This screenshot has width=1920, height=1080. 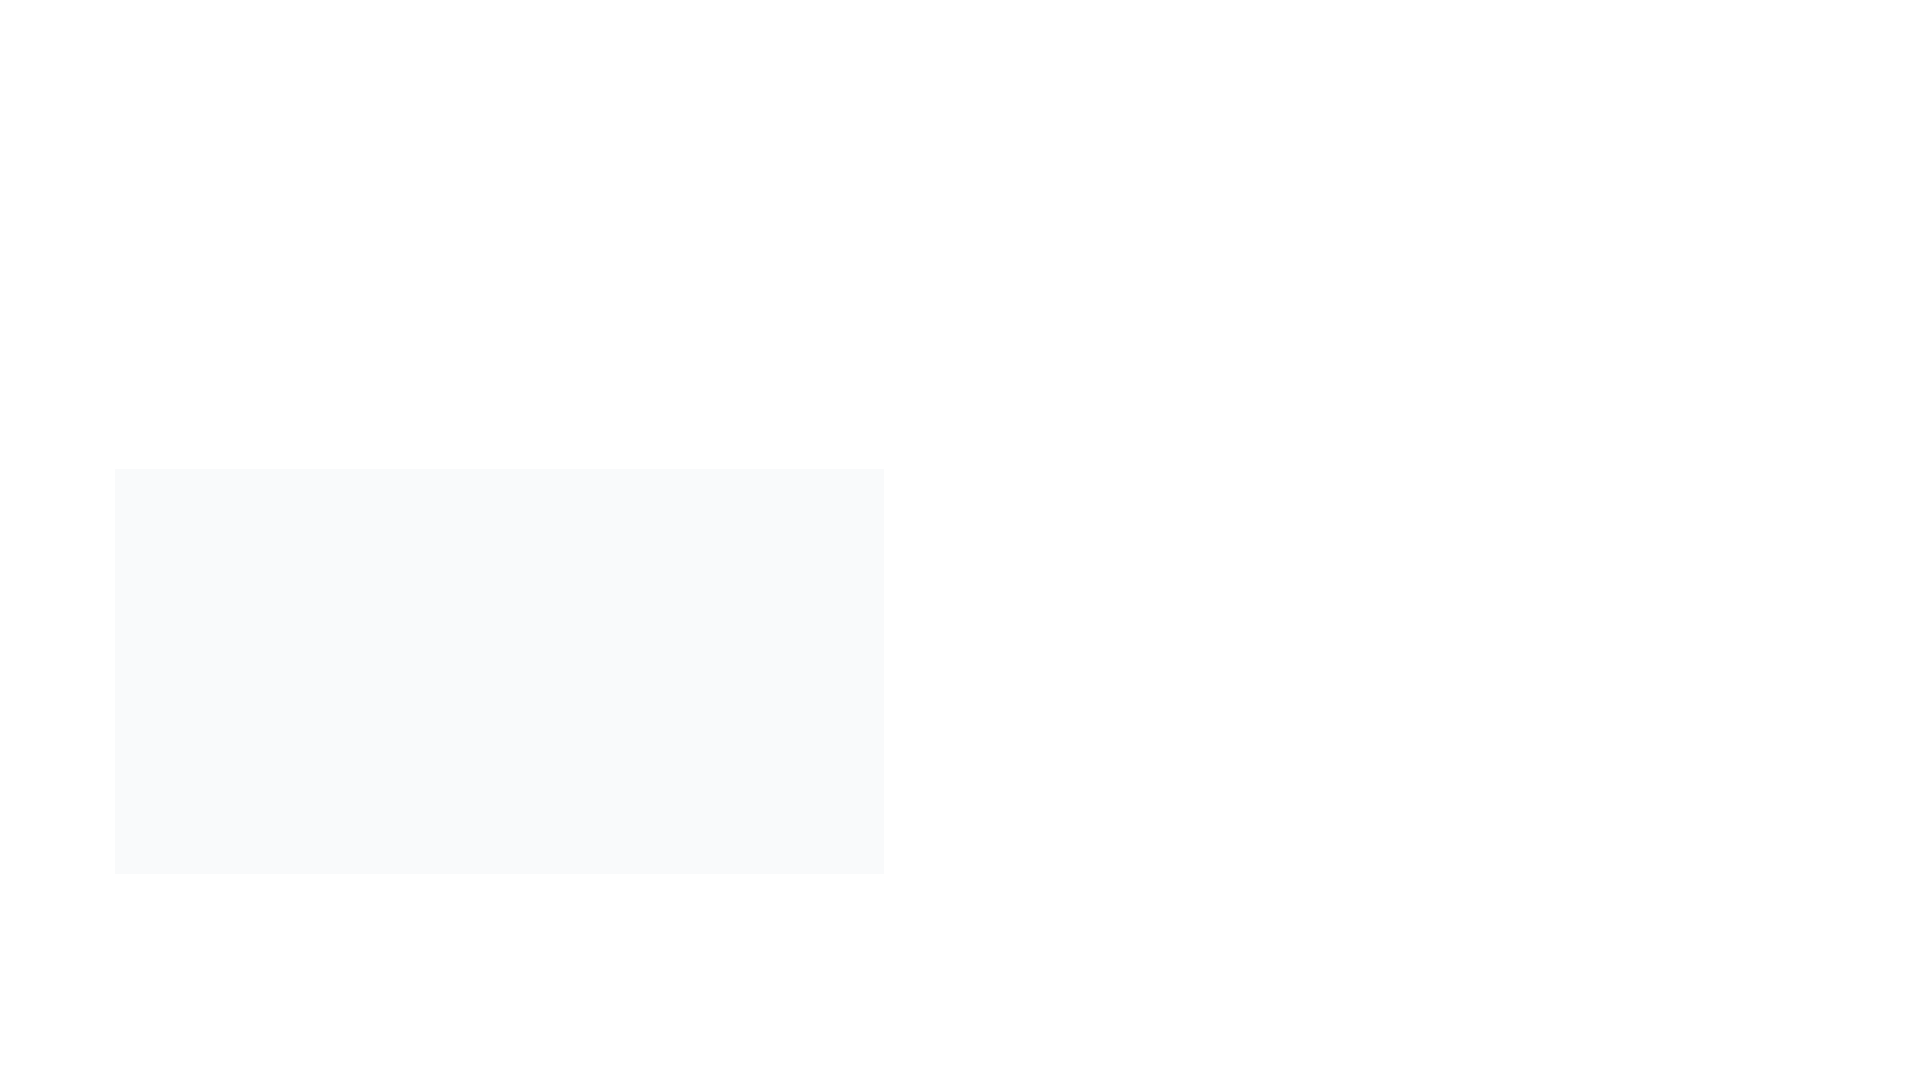 What do you see at coordinates (499, 1054) in the screenshot?
I see `the button located at the bottom of the panel with a white background and rounded corners, which allows users to add an event and triggers a related action` at bounding box center [499, 1054].